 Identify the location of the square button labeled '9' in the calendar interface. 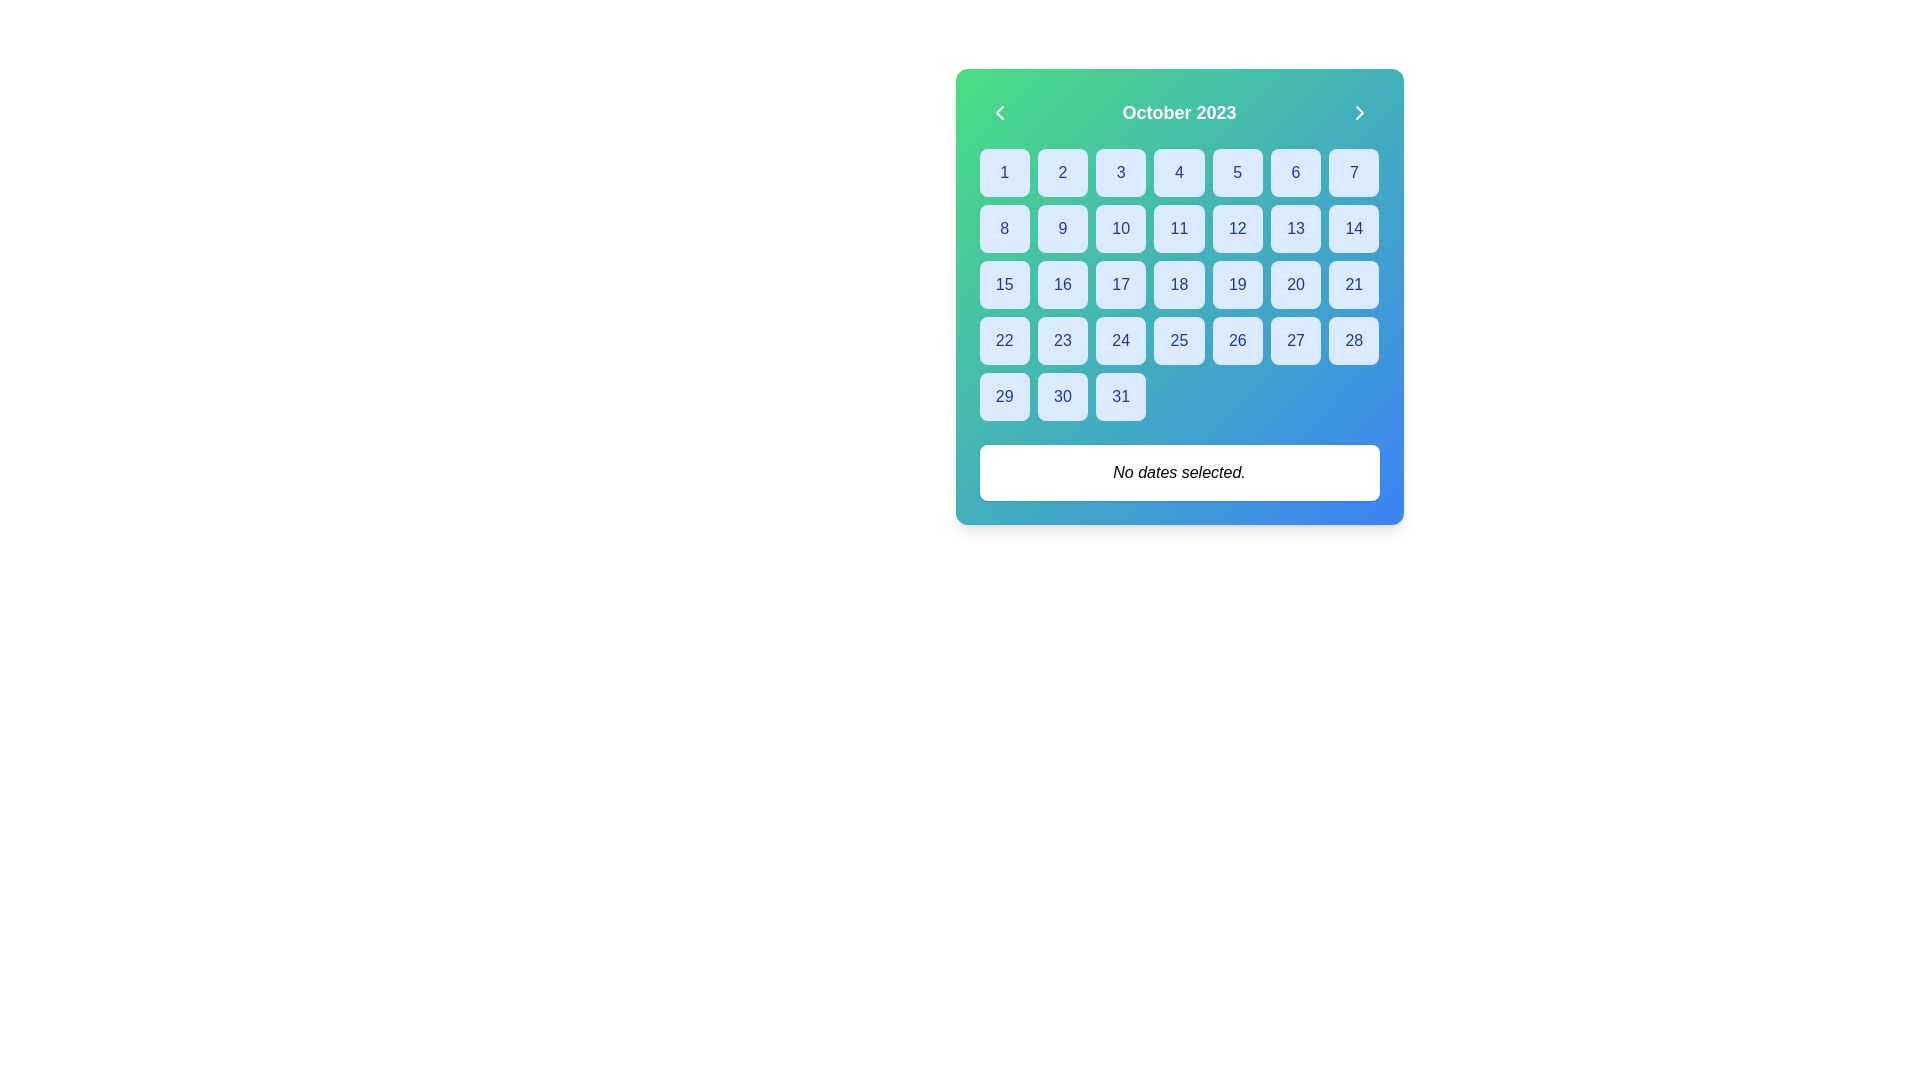
(1061, 227).